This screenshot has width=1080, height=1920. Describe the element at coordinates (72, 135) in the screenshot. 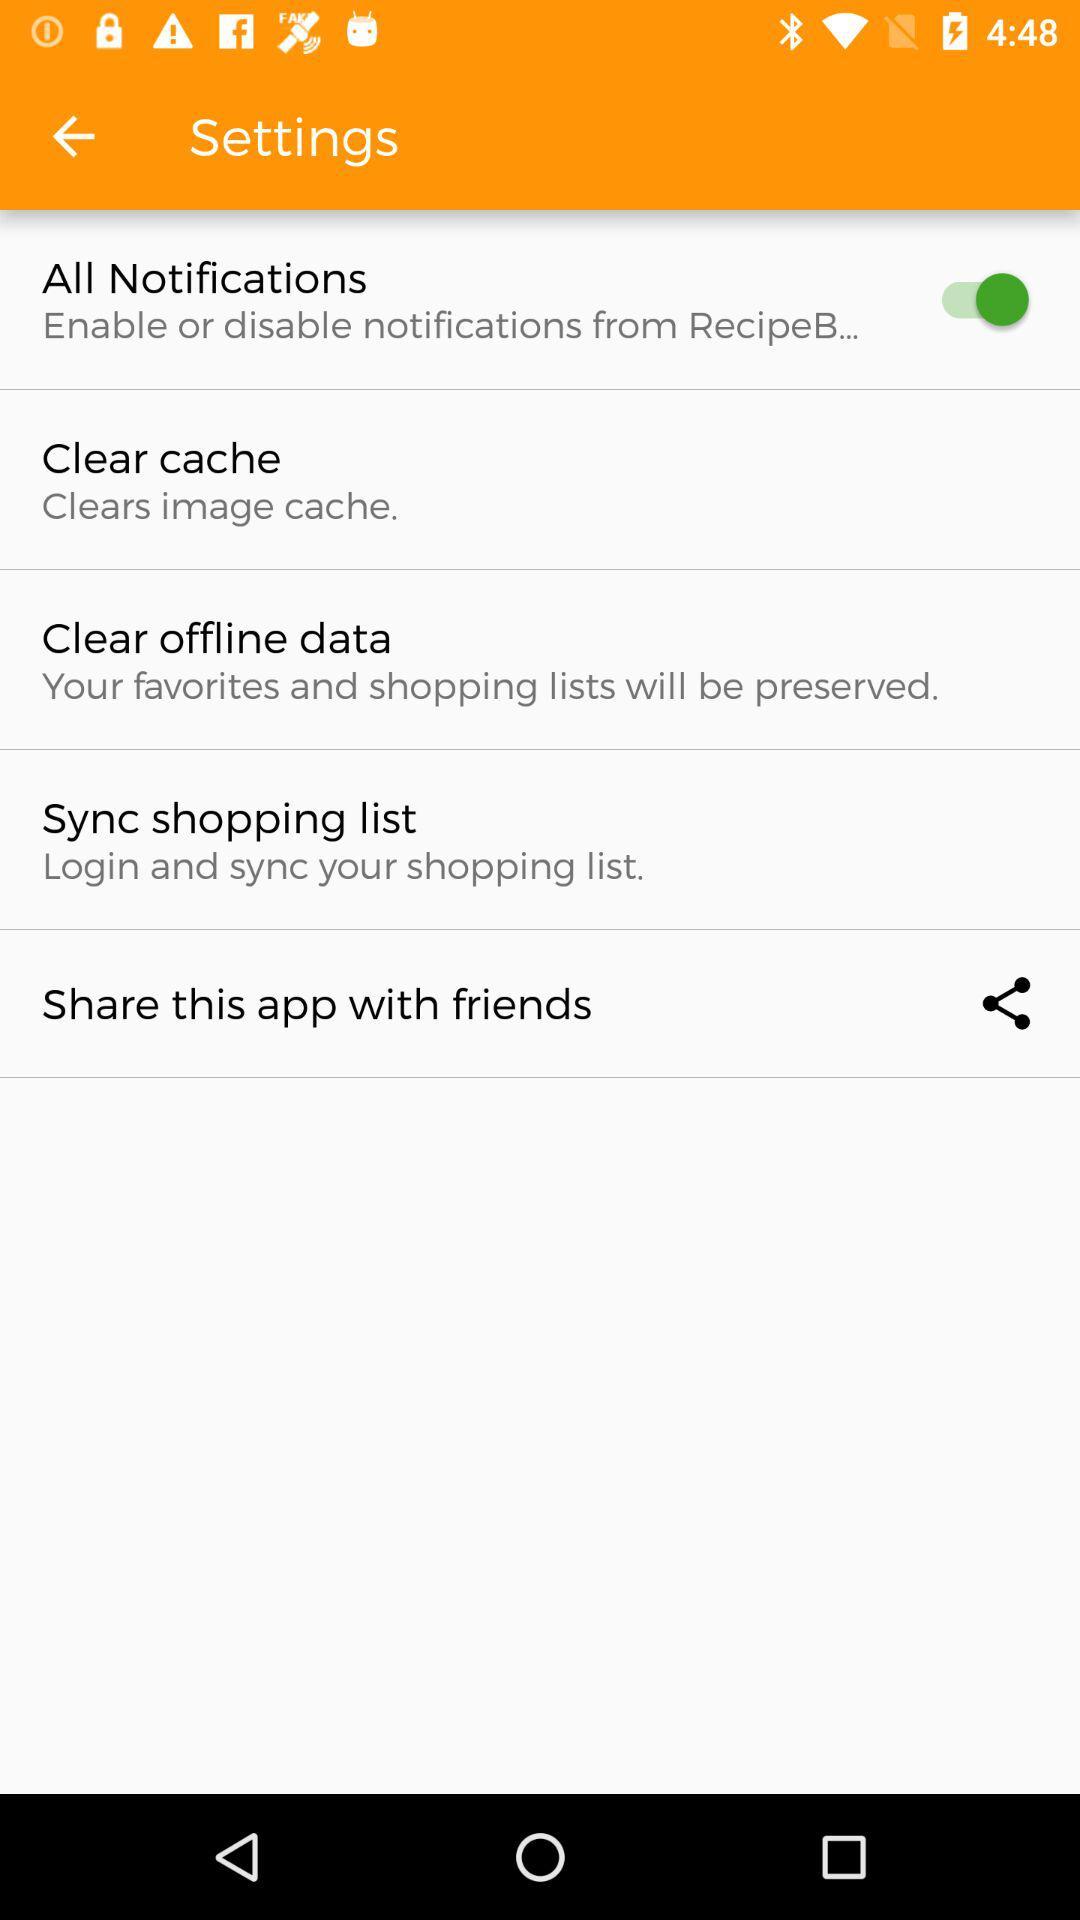

I see `item above the all notifications` at that location.